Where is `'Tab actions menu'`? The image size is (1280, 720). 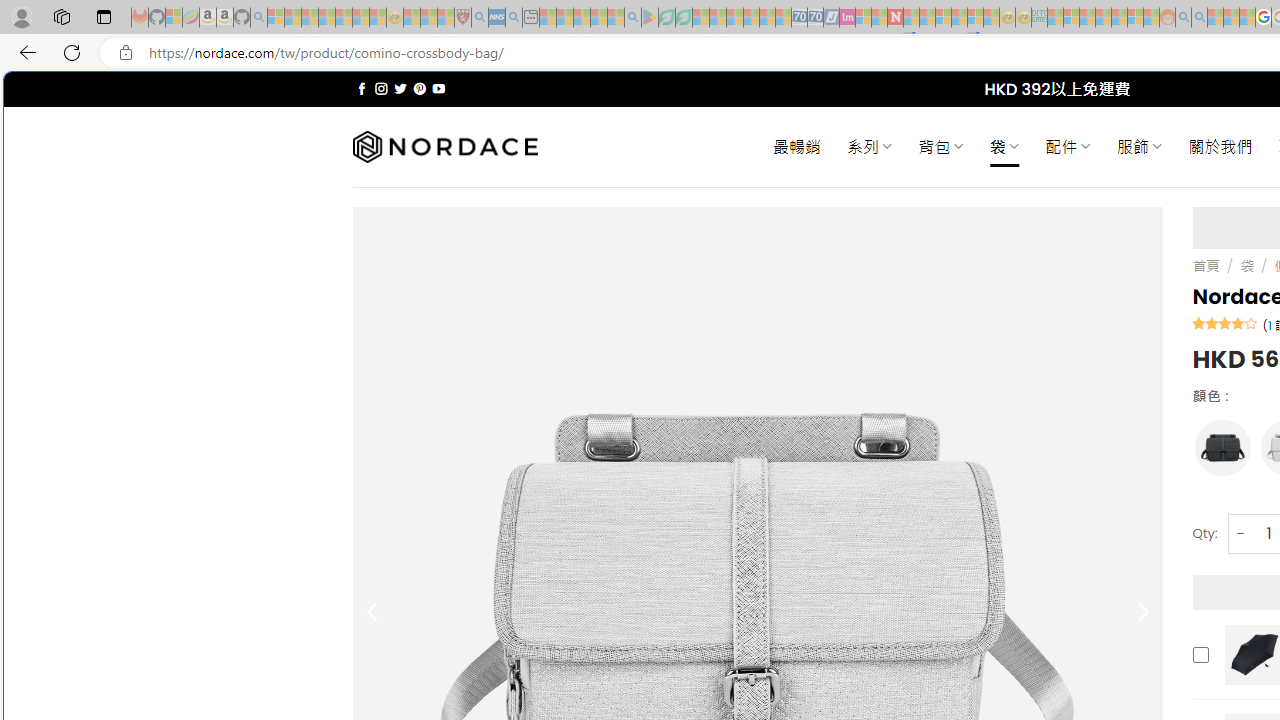
'Tab actions menu' is located at coordinates (103, 16).